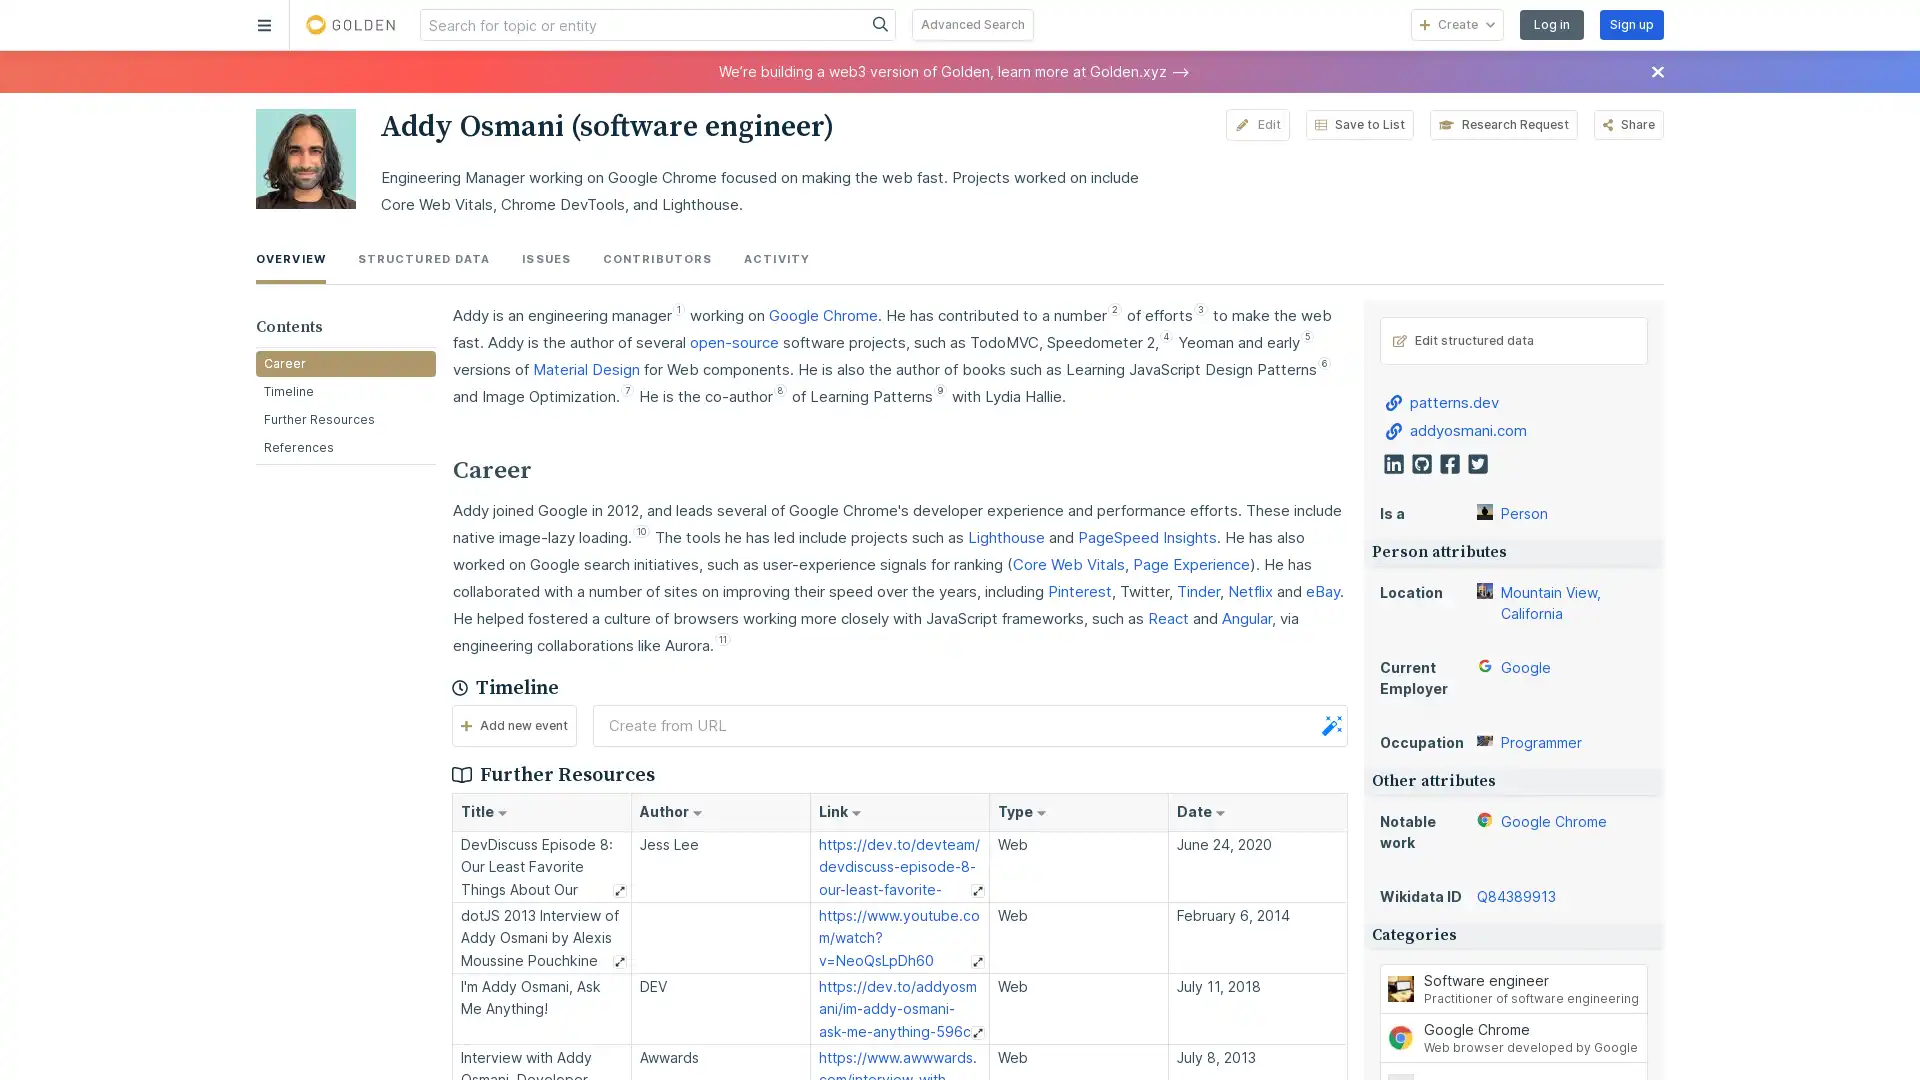 This screenshot has width=1920, height=1080. What do you see at coordinates (1457, 24) in the screenshot?
I see `Create` at bounding box center [1457, 24].